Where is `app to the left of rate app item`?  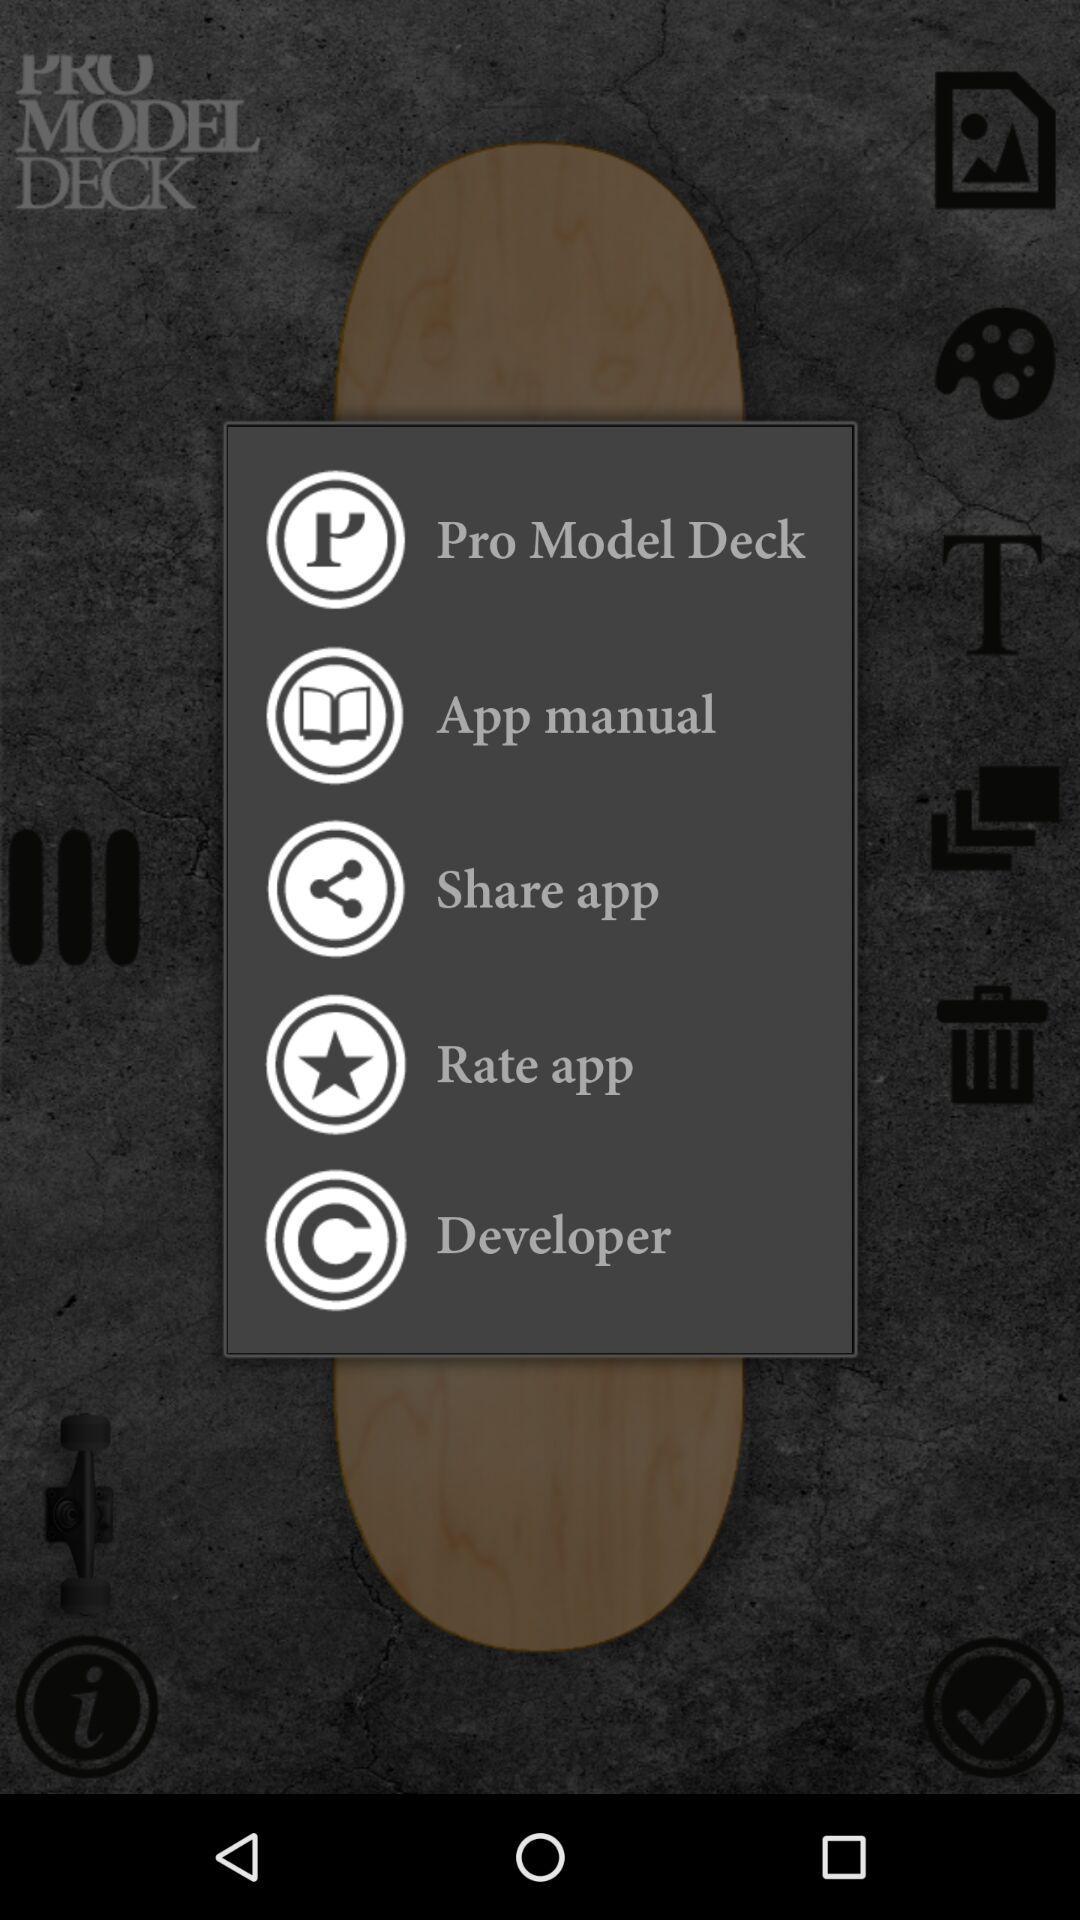 app to the left of rate app item is located at coordinates (333, 1063).